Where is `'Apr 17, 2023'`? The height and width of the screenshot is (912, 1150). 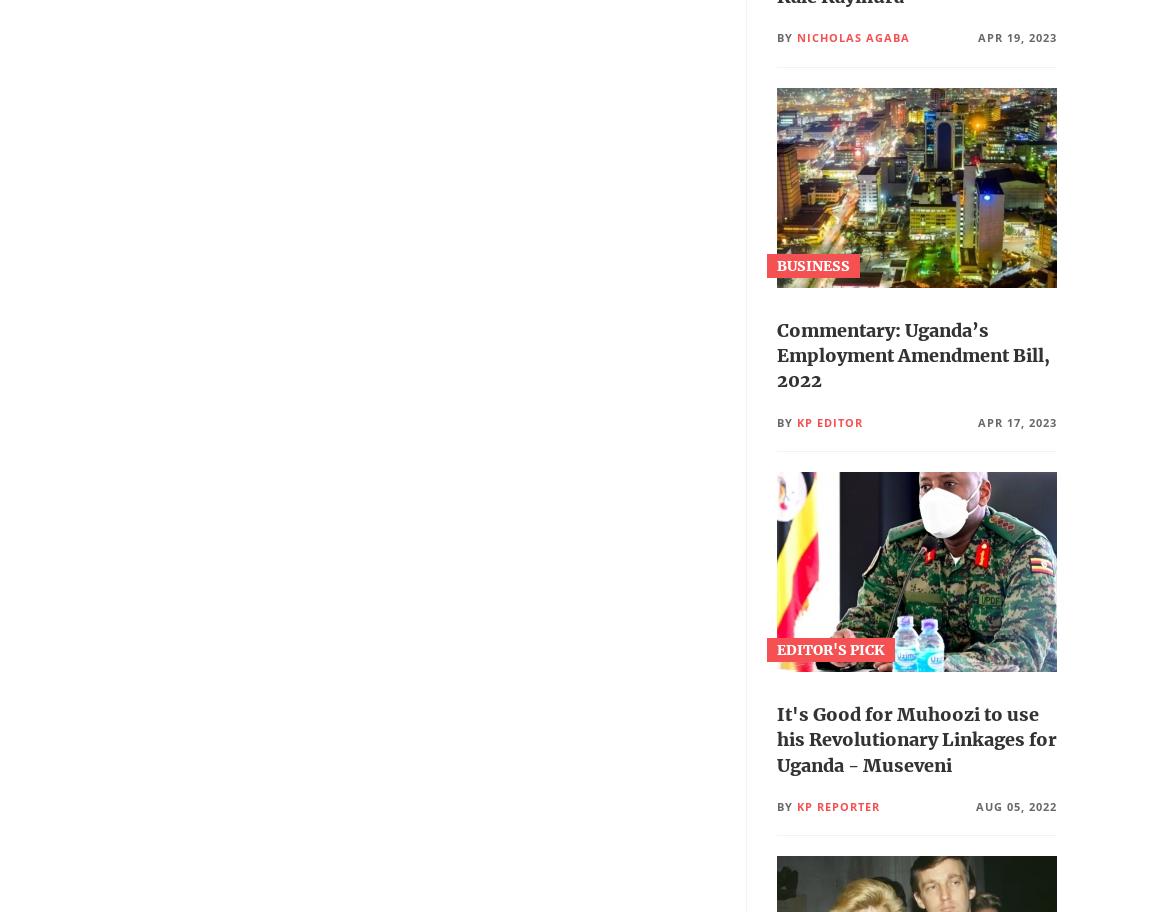 'Apr 17, 2023' is located at coordinates (1016, 420).